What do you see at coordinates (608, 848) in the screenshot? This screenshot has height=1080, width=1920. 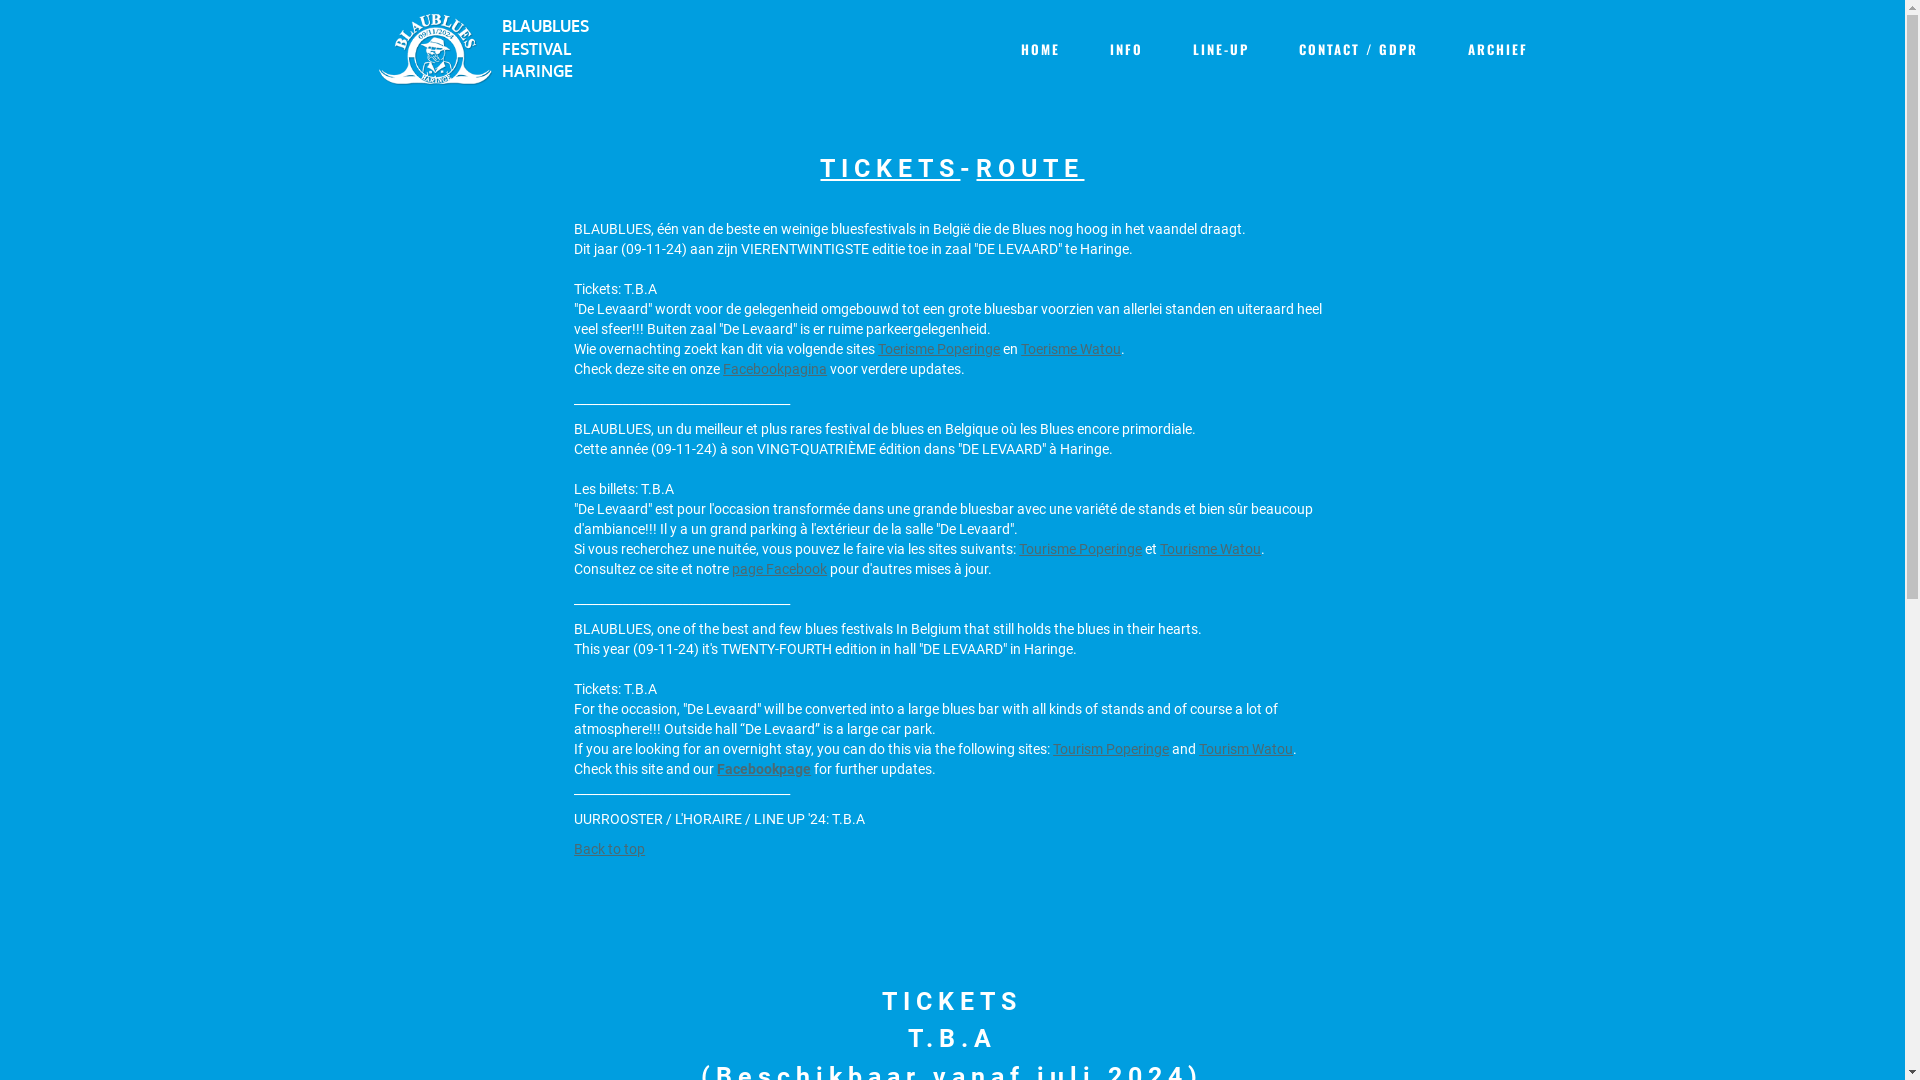 I see `'Back to top'` at bounding box center [608, 848].